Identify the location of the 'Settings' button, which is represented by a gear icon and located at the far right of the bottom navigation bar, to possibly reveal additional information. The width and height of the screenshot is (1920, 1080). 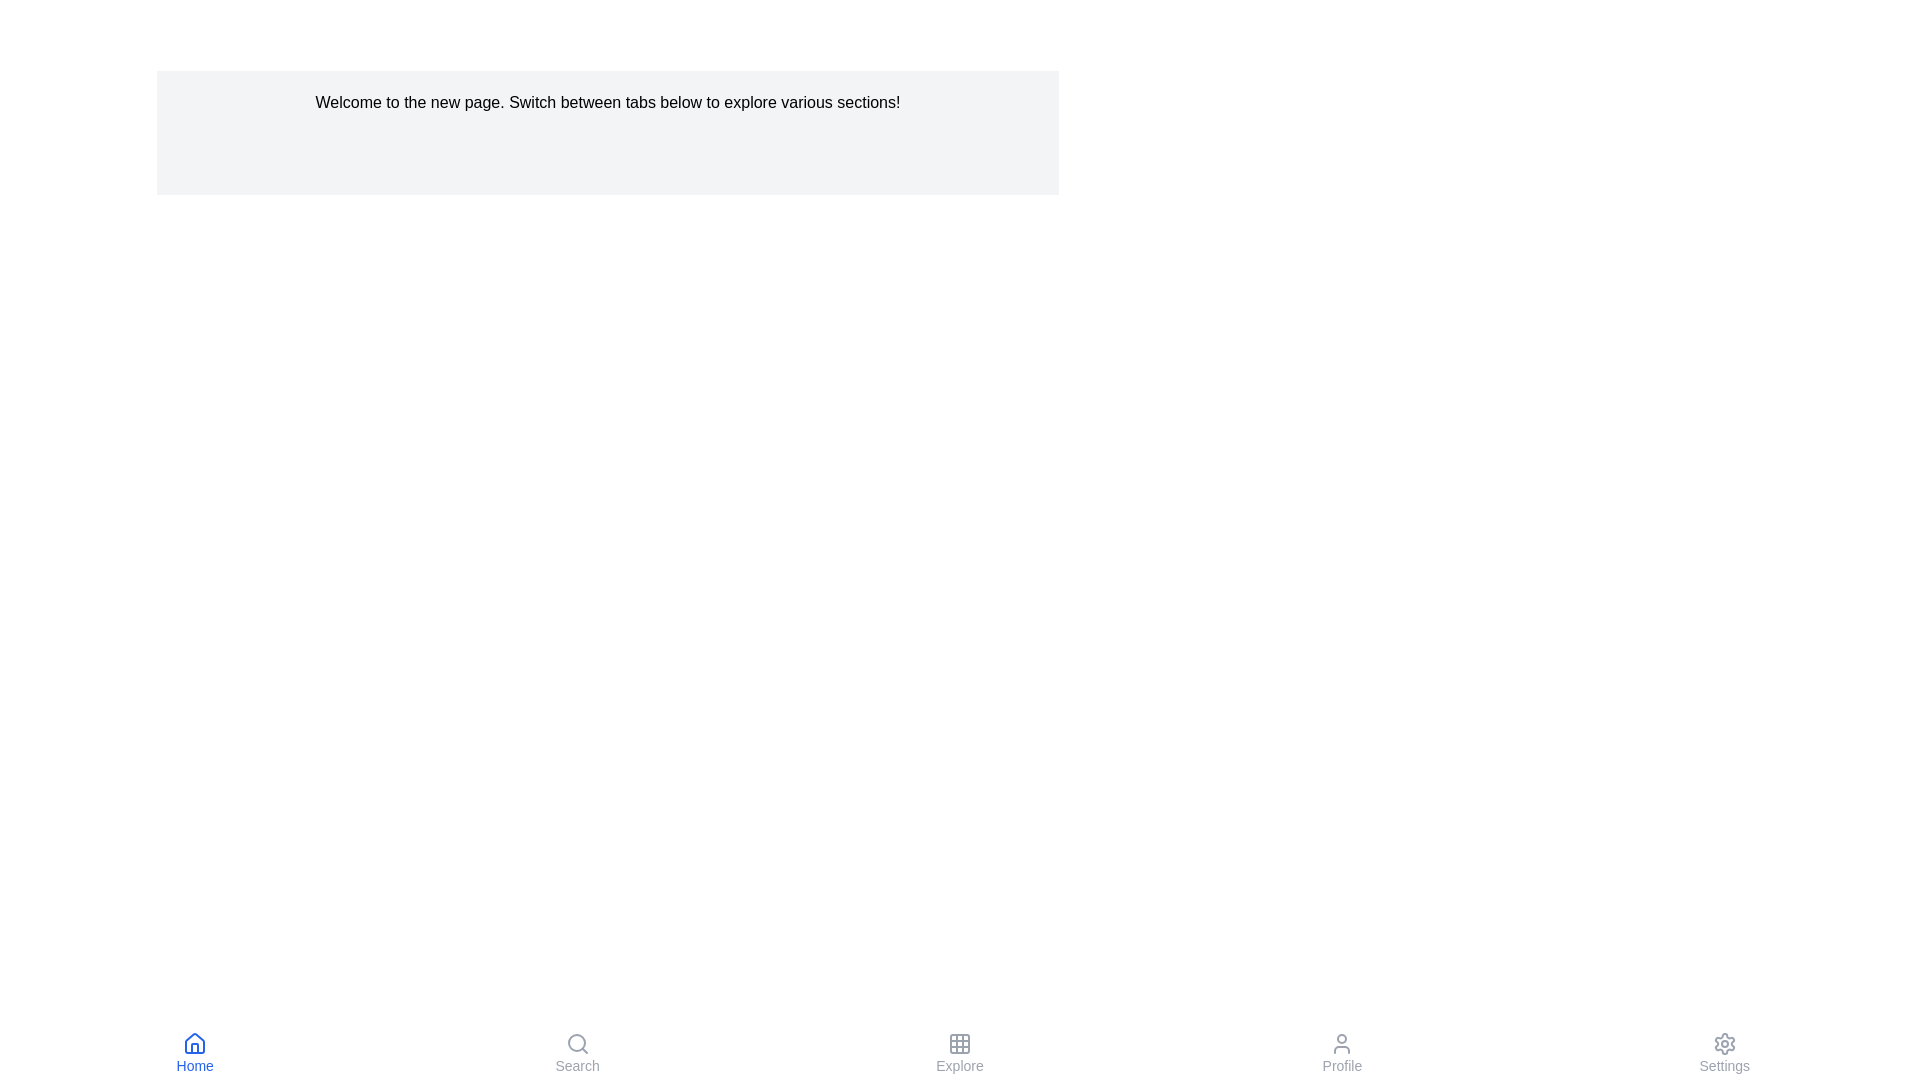
(1723, 1052).